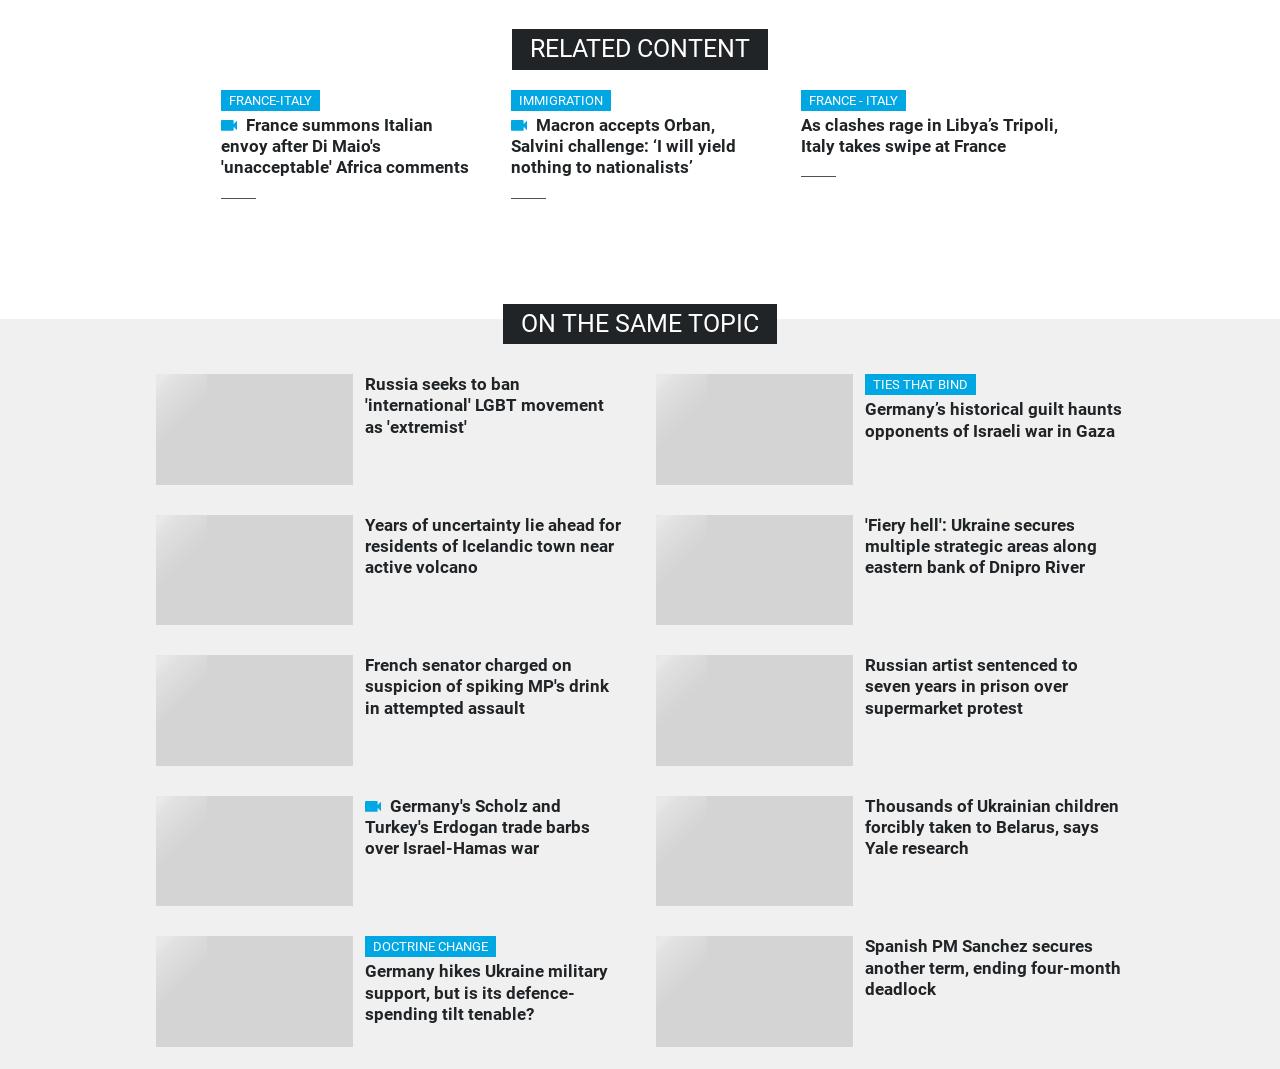  I want to click on 'DOCTRINE CHANGE', so click(428, 945).